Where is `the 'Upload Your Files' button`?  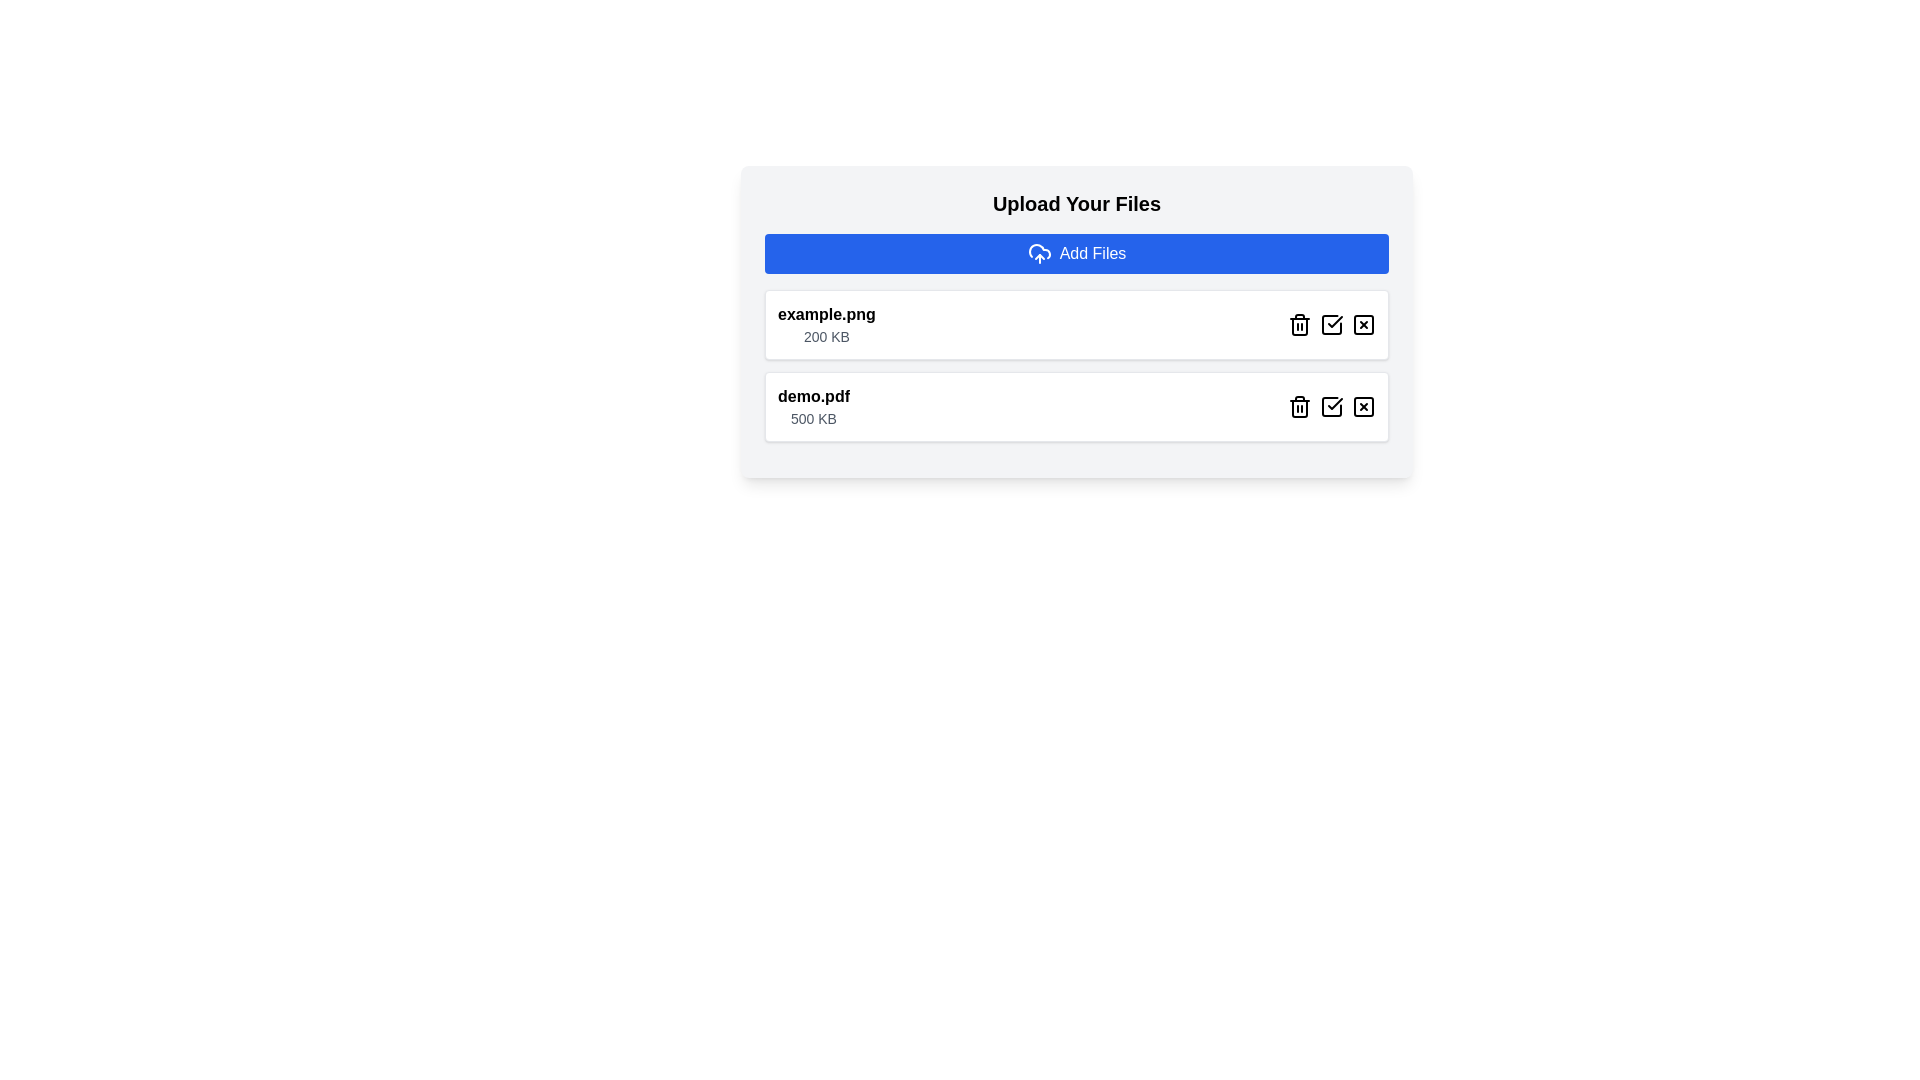 the 'Upload Your Files' button is located at coordinates (1075, 253).